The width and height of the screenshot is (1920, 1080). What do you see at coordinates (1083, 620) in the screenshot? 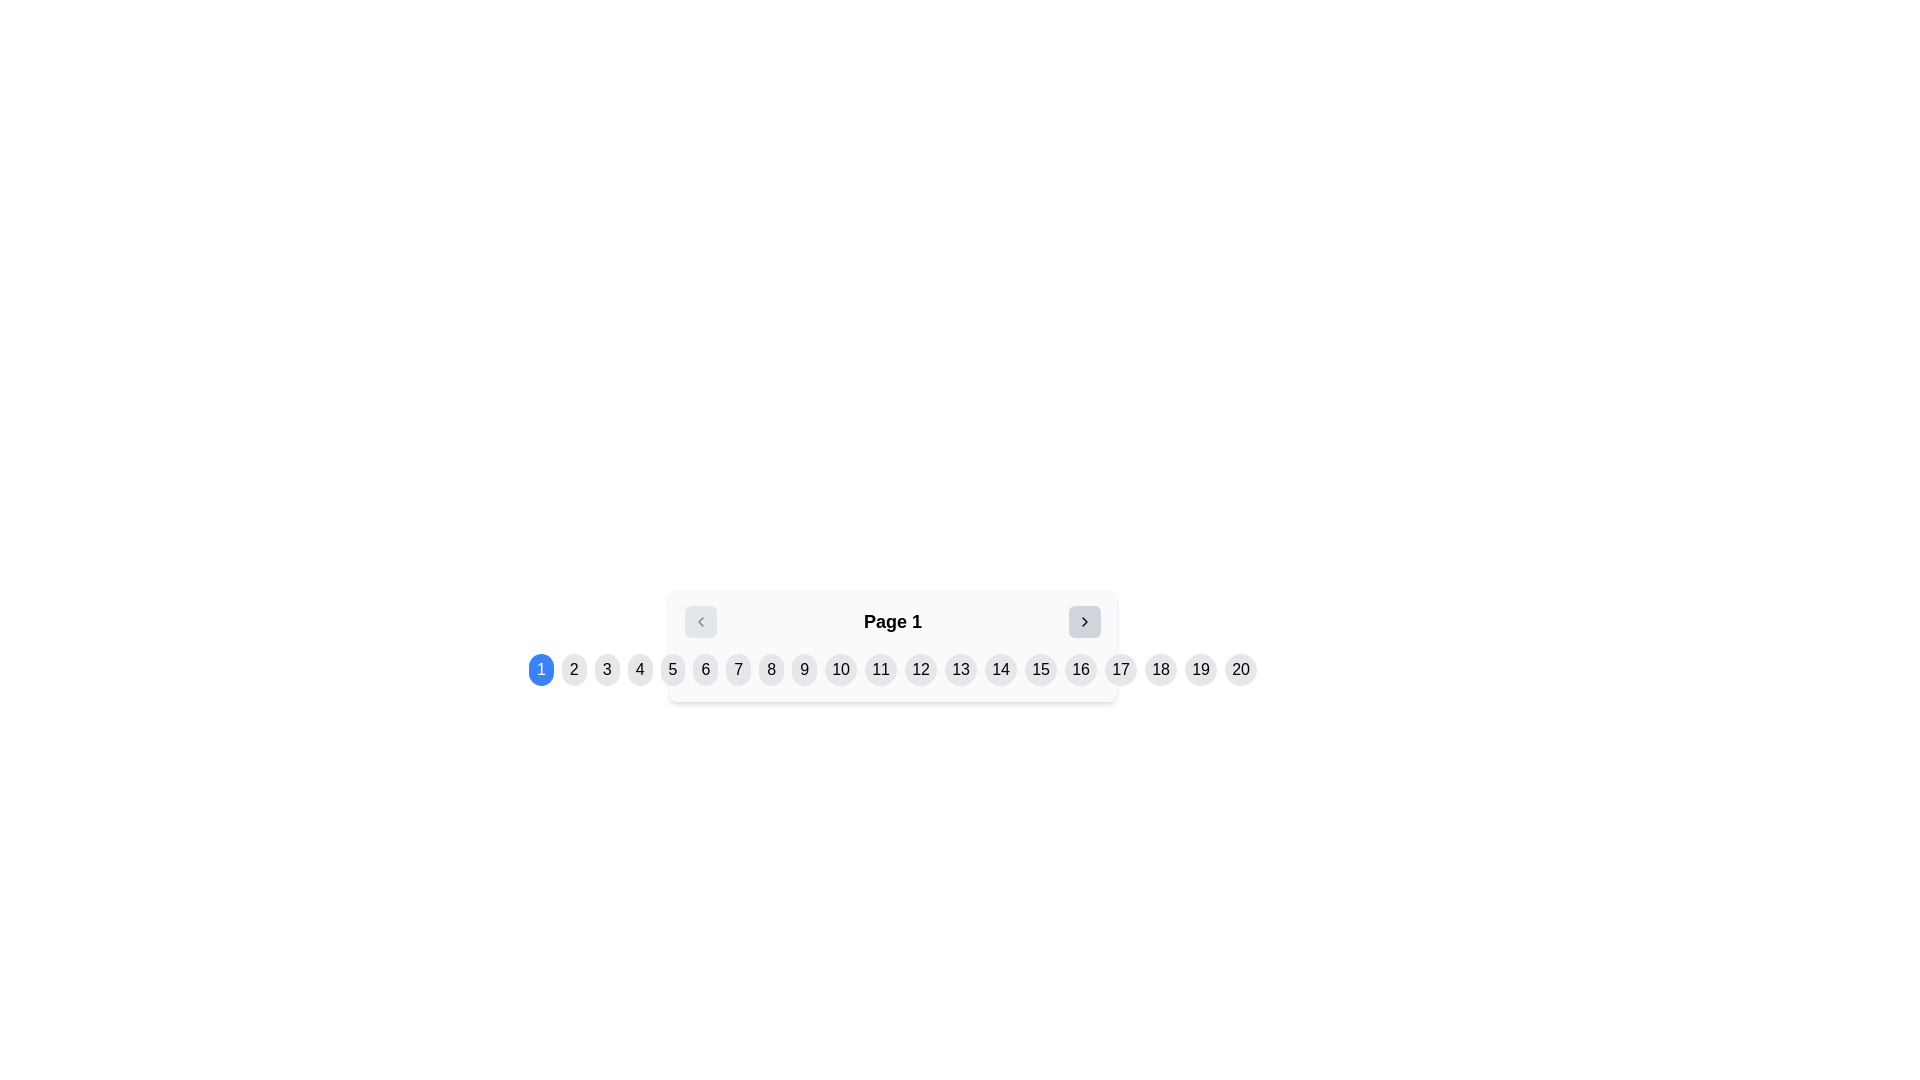
I see `the small right-pointing arrow button with a black stroke, located to the right of the 'Page 1' label in the pagination control` at bounding box center [1083, 620].